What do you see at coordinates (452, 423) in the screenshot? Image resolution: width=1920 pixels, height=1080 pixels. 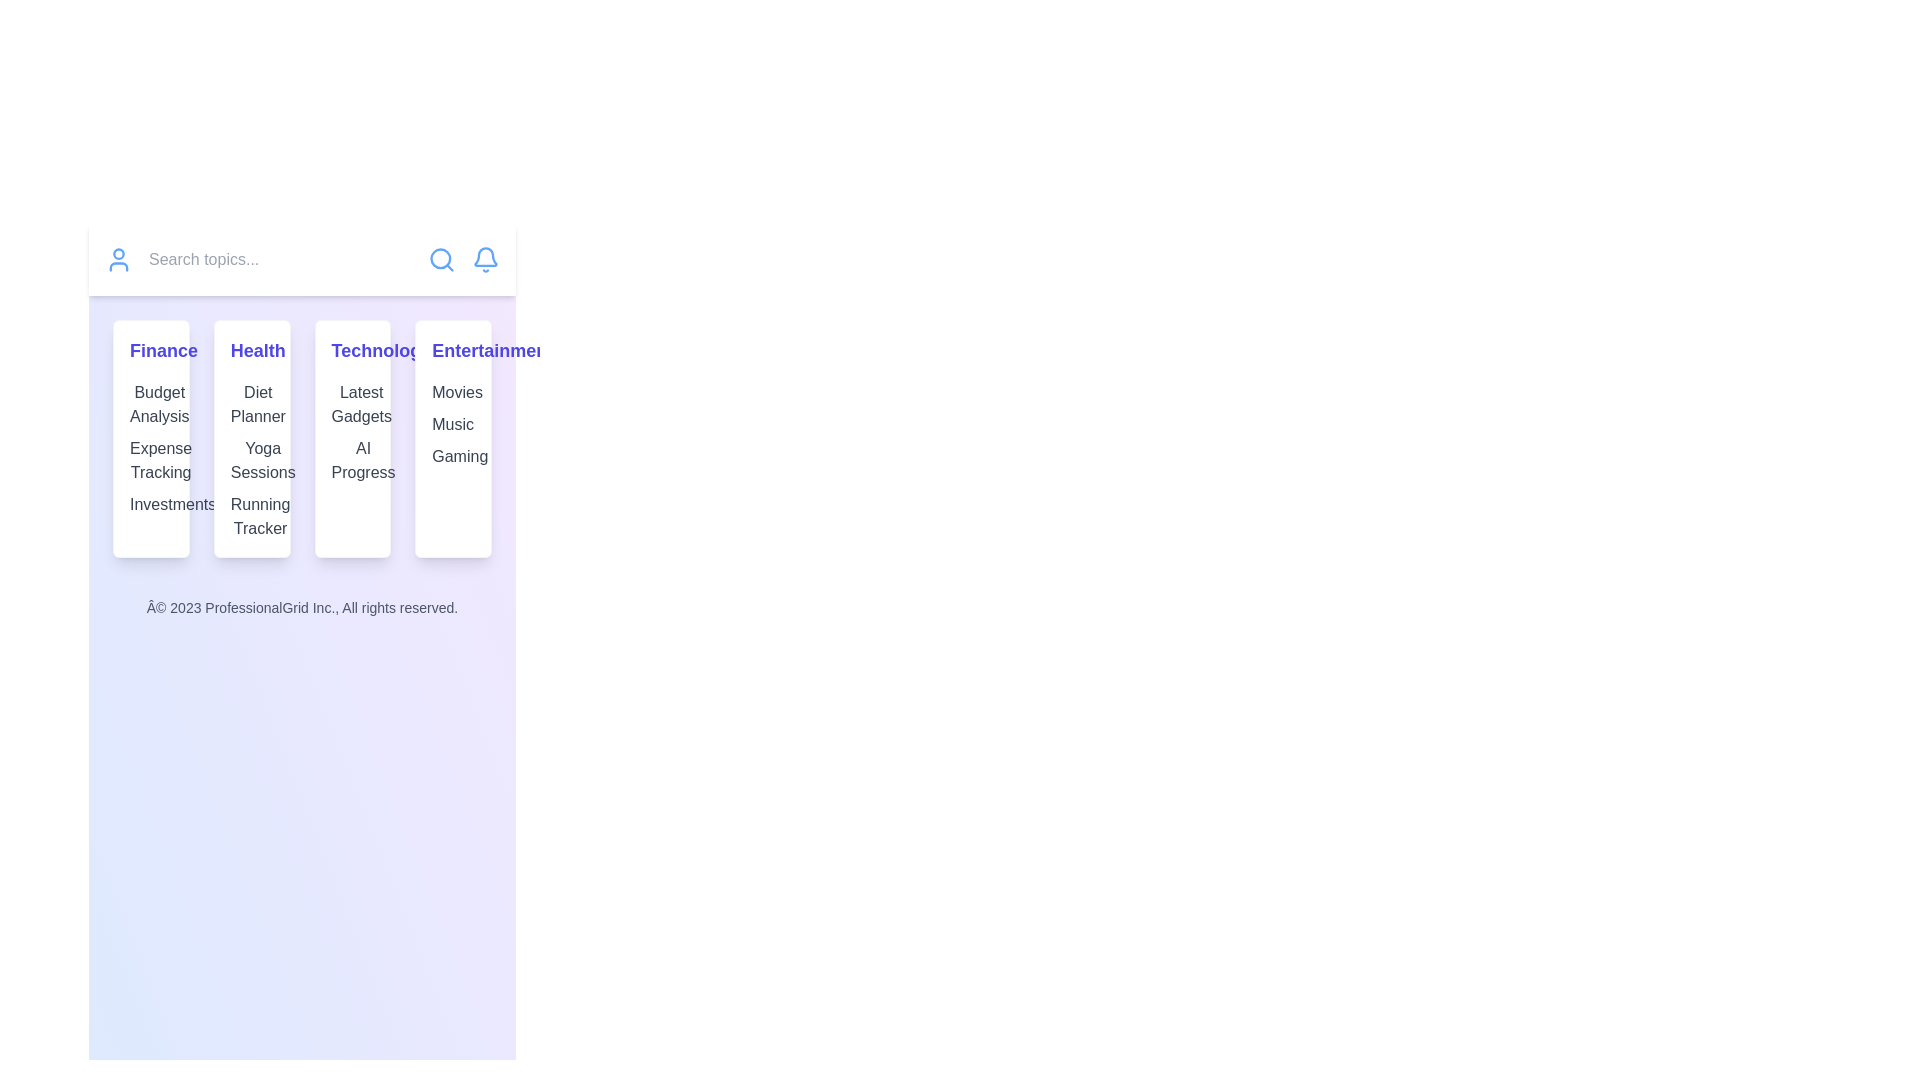 I see `the 'Music' label` at bounding box center [452, 423].